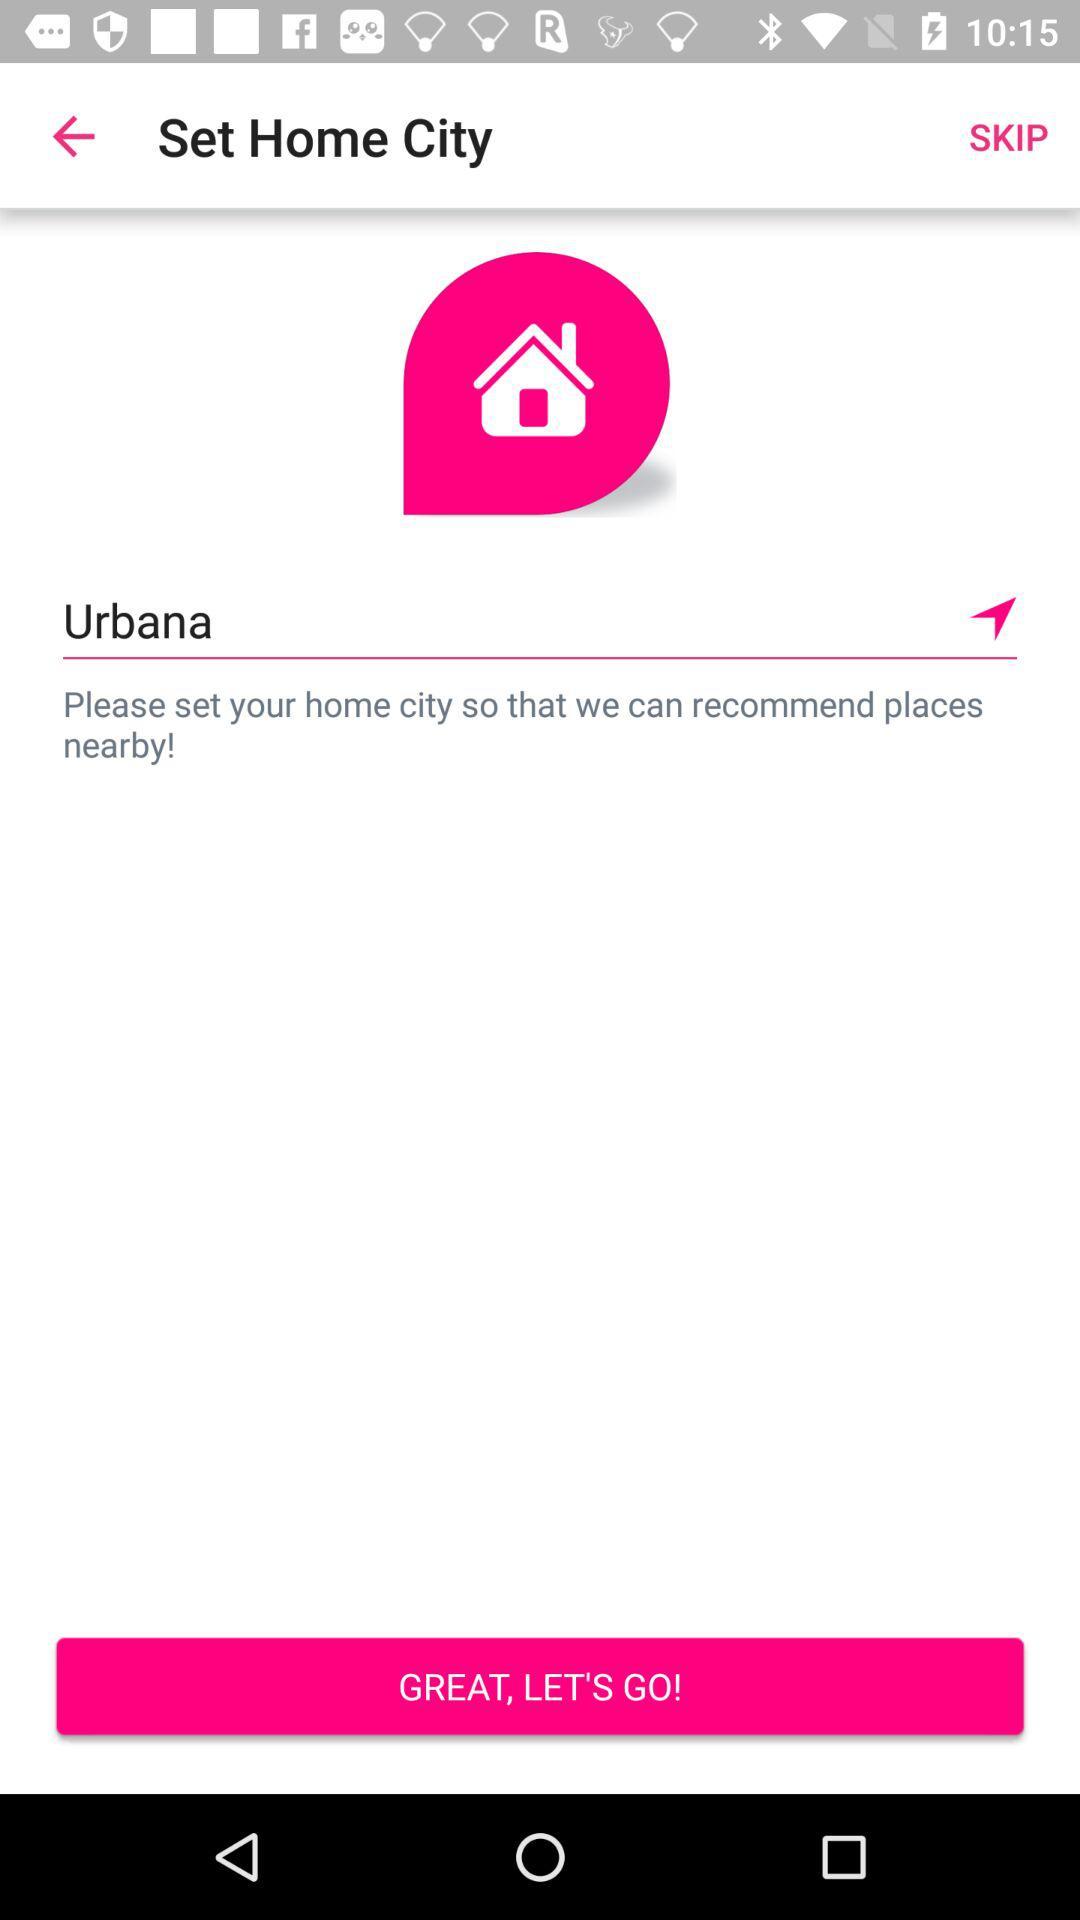 This screenshot has height=1920, width=1080. I want to click on the skip at the top right corner, so click(1008, 135).